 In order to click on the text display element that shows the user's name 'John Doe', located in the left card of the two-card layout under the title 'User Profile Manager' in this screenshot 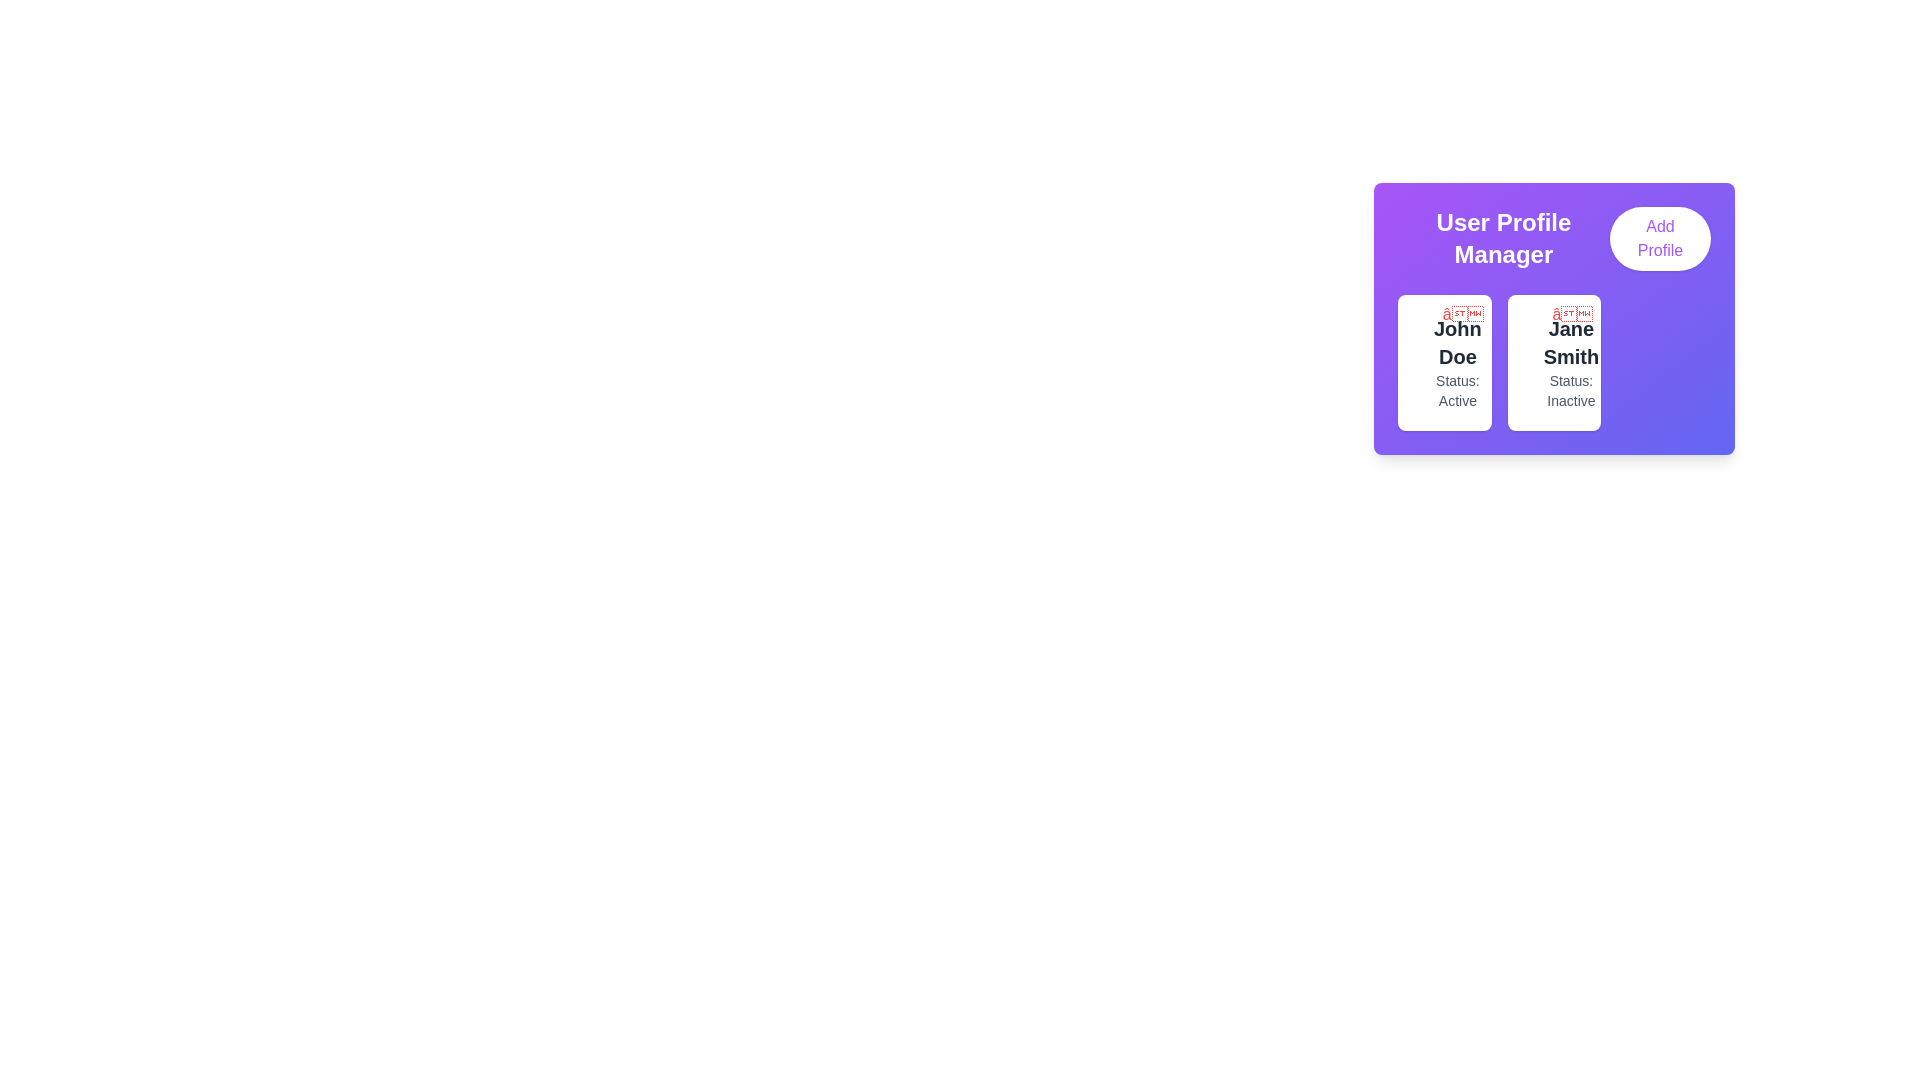, I will do `click(1457, 342)`.